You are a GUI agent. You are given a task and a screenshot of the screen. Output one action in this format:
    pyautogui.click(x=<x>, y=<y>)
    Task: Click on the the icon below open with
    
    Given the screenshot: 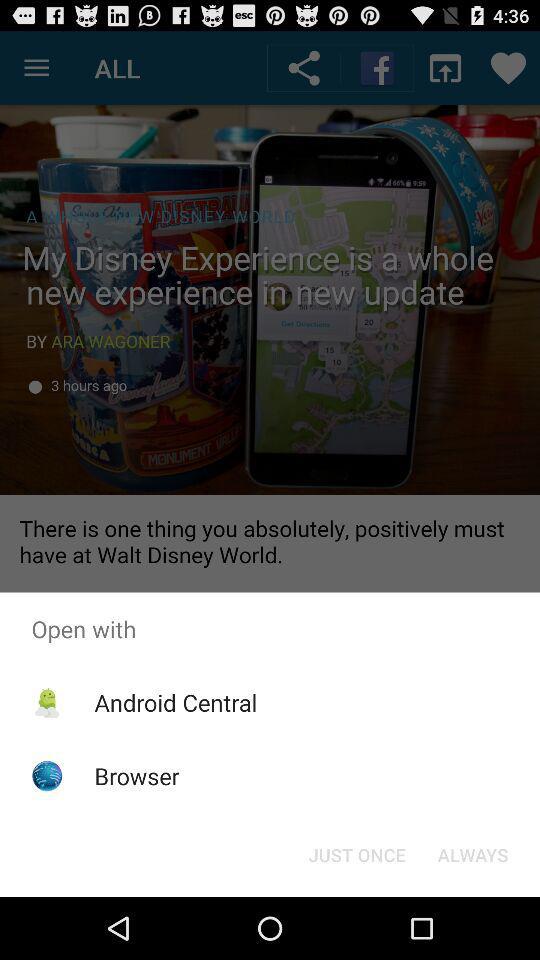 What is the action you would take?
    pyautogui.click(x=356, y=853)
    